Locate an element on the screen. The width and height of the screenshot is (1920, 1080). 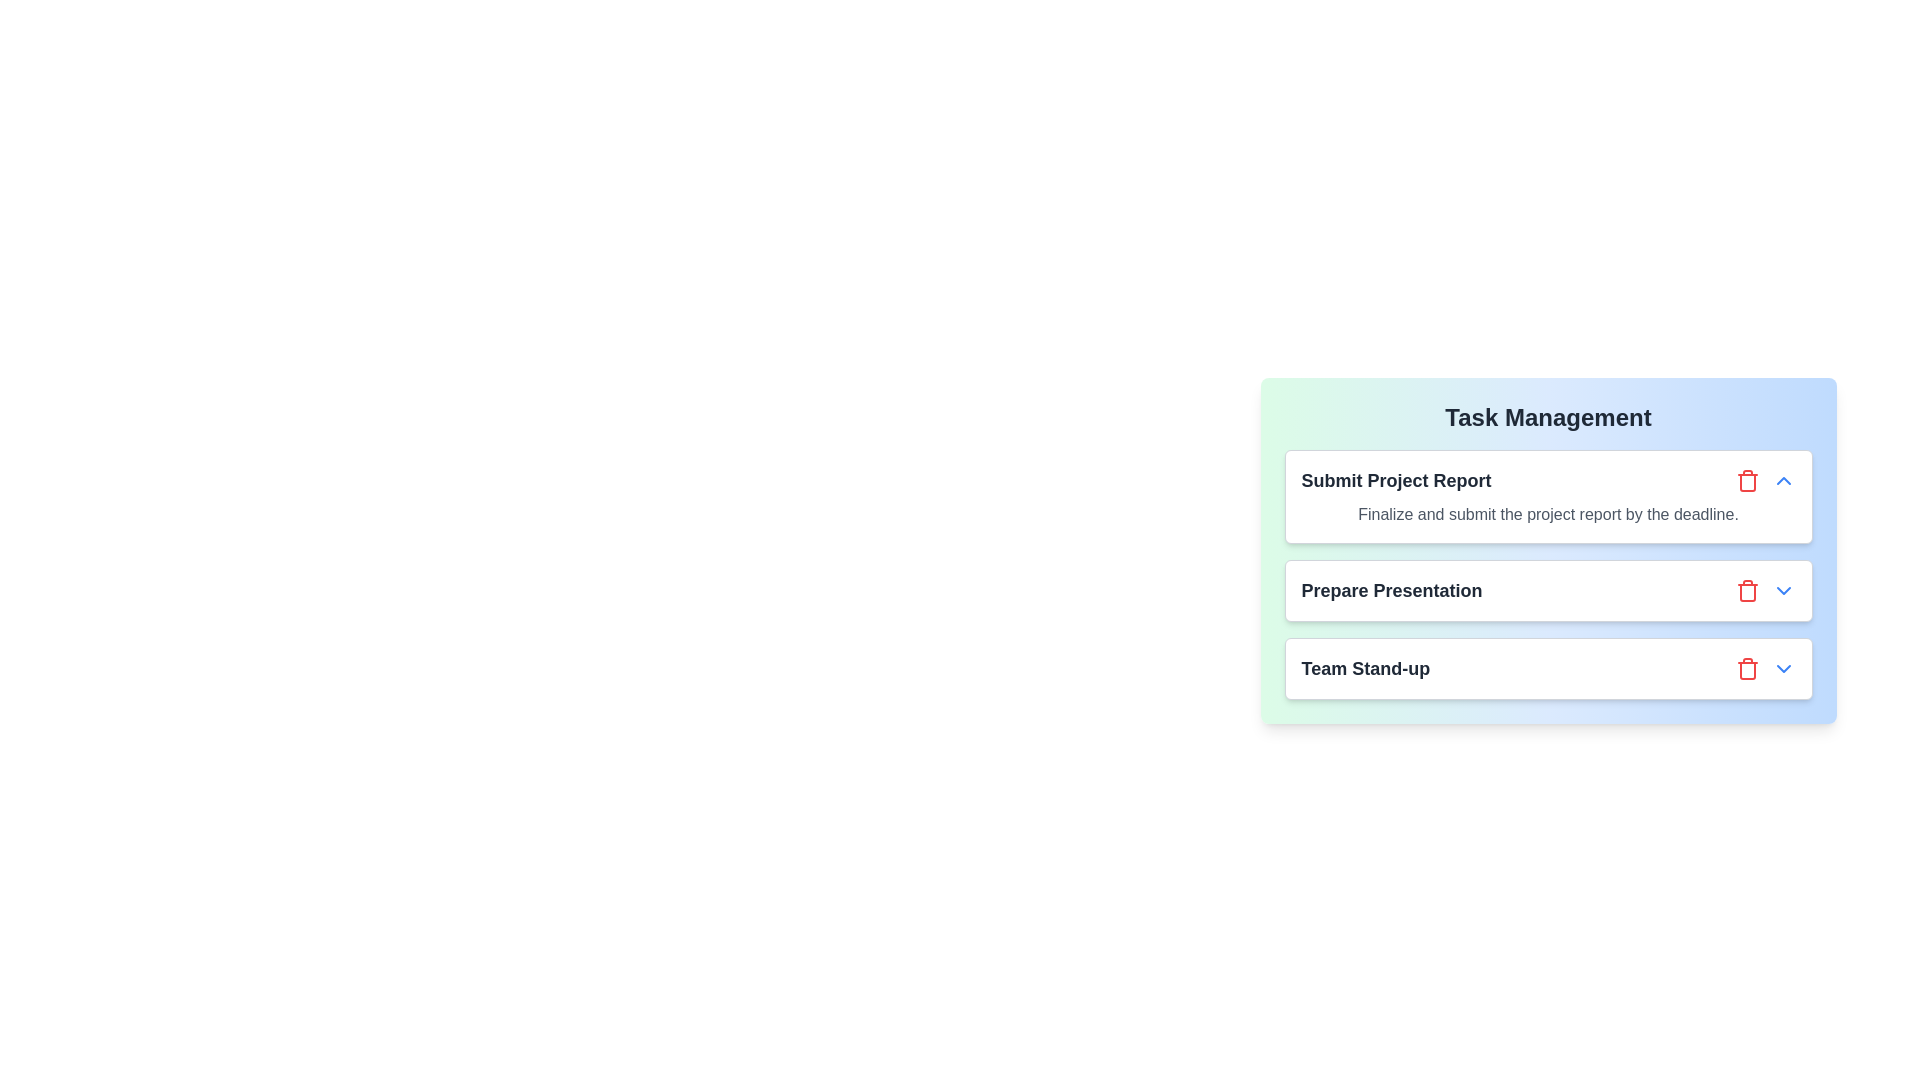
the informational Text label located beneath the 'Submit Project Report' heading in the 'Task Management' panel is located at coordinates (1547, 514).